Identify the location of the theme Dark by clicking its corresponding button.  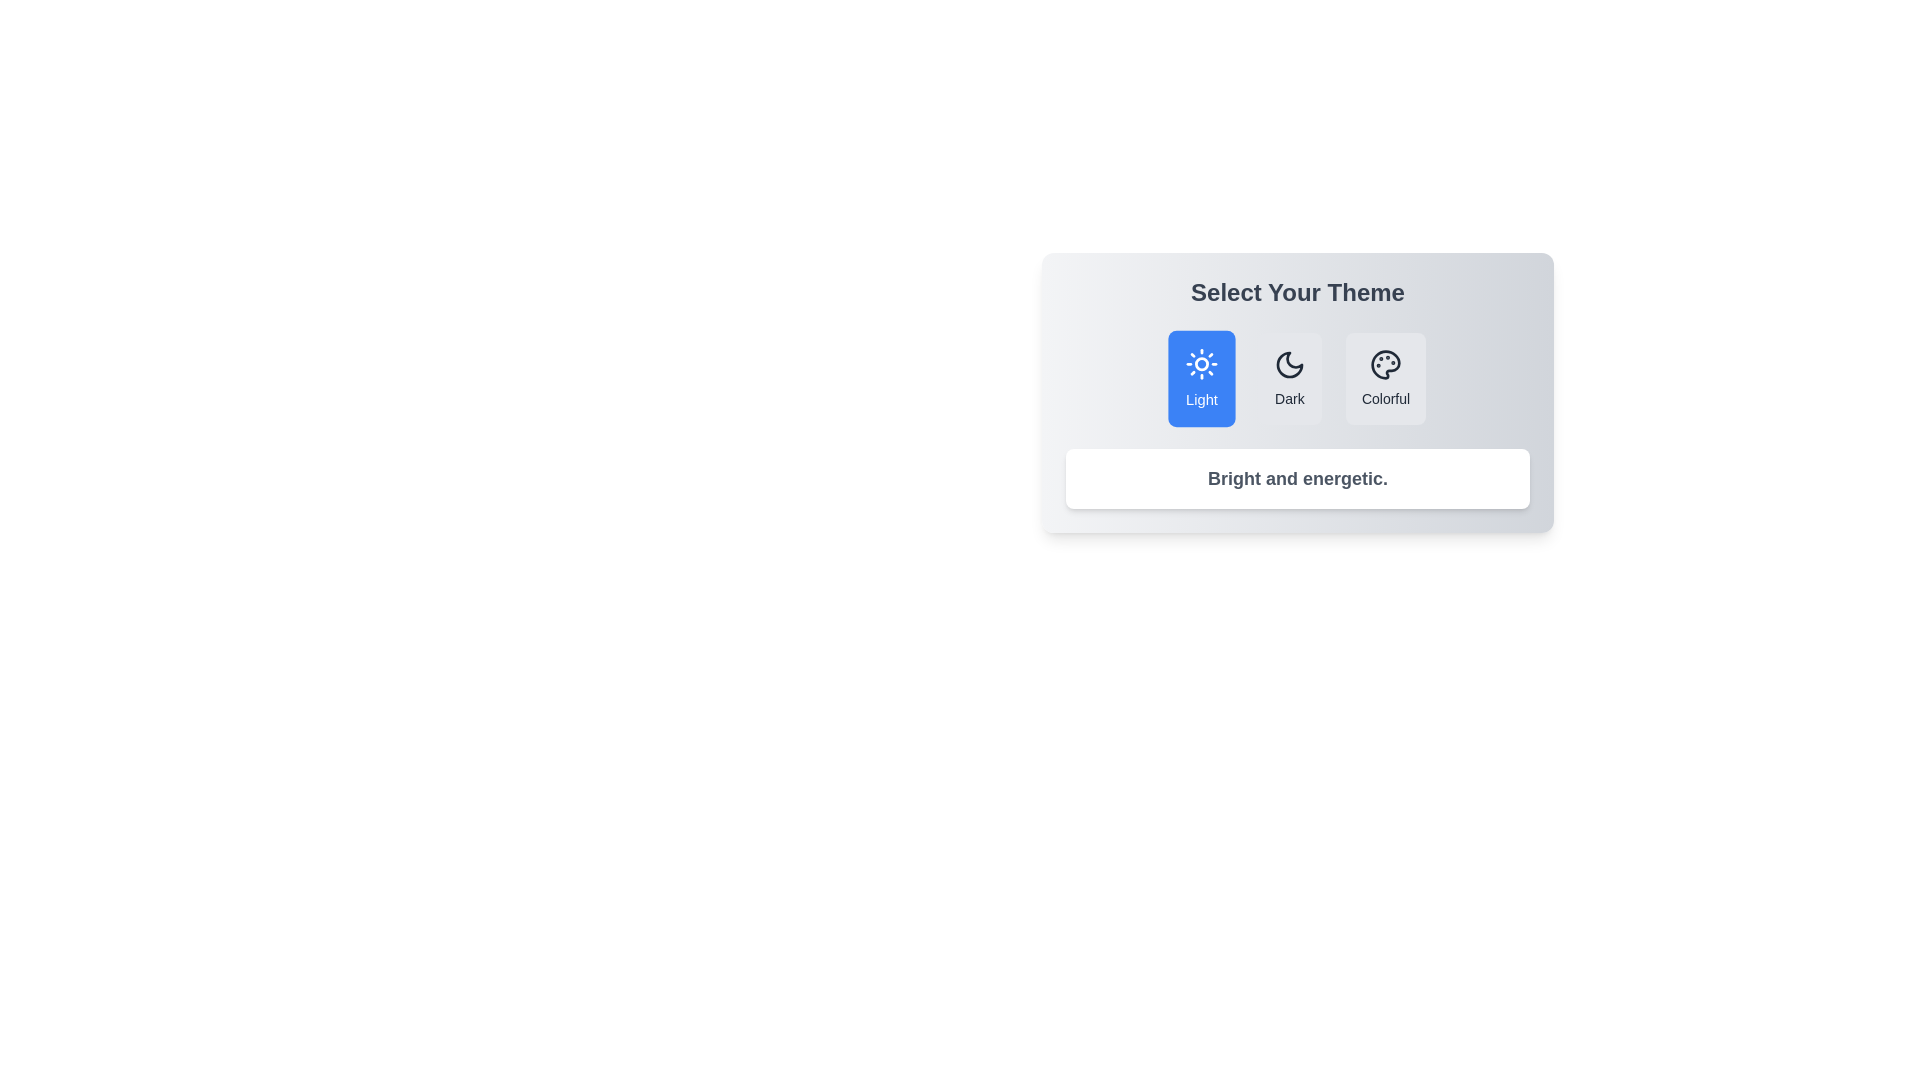
(1289, 378).